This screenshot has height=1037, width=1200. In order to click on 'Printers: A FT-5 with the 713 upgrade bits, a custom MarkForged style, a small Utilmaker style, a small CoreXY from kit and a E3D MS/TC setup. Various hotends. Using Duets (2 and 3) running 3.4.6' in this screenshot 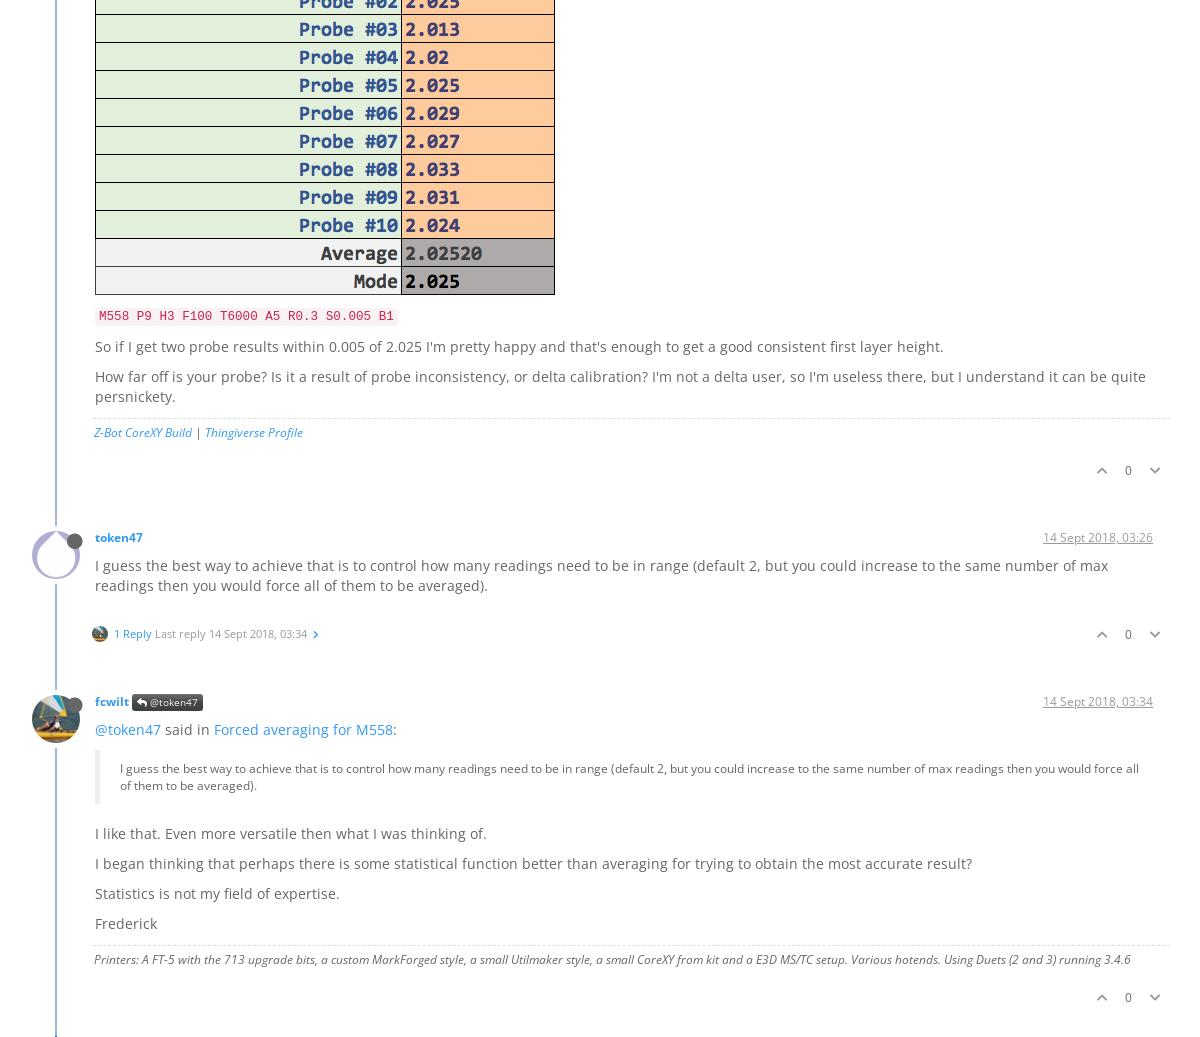, I will do `click(93, 959)`.